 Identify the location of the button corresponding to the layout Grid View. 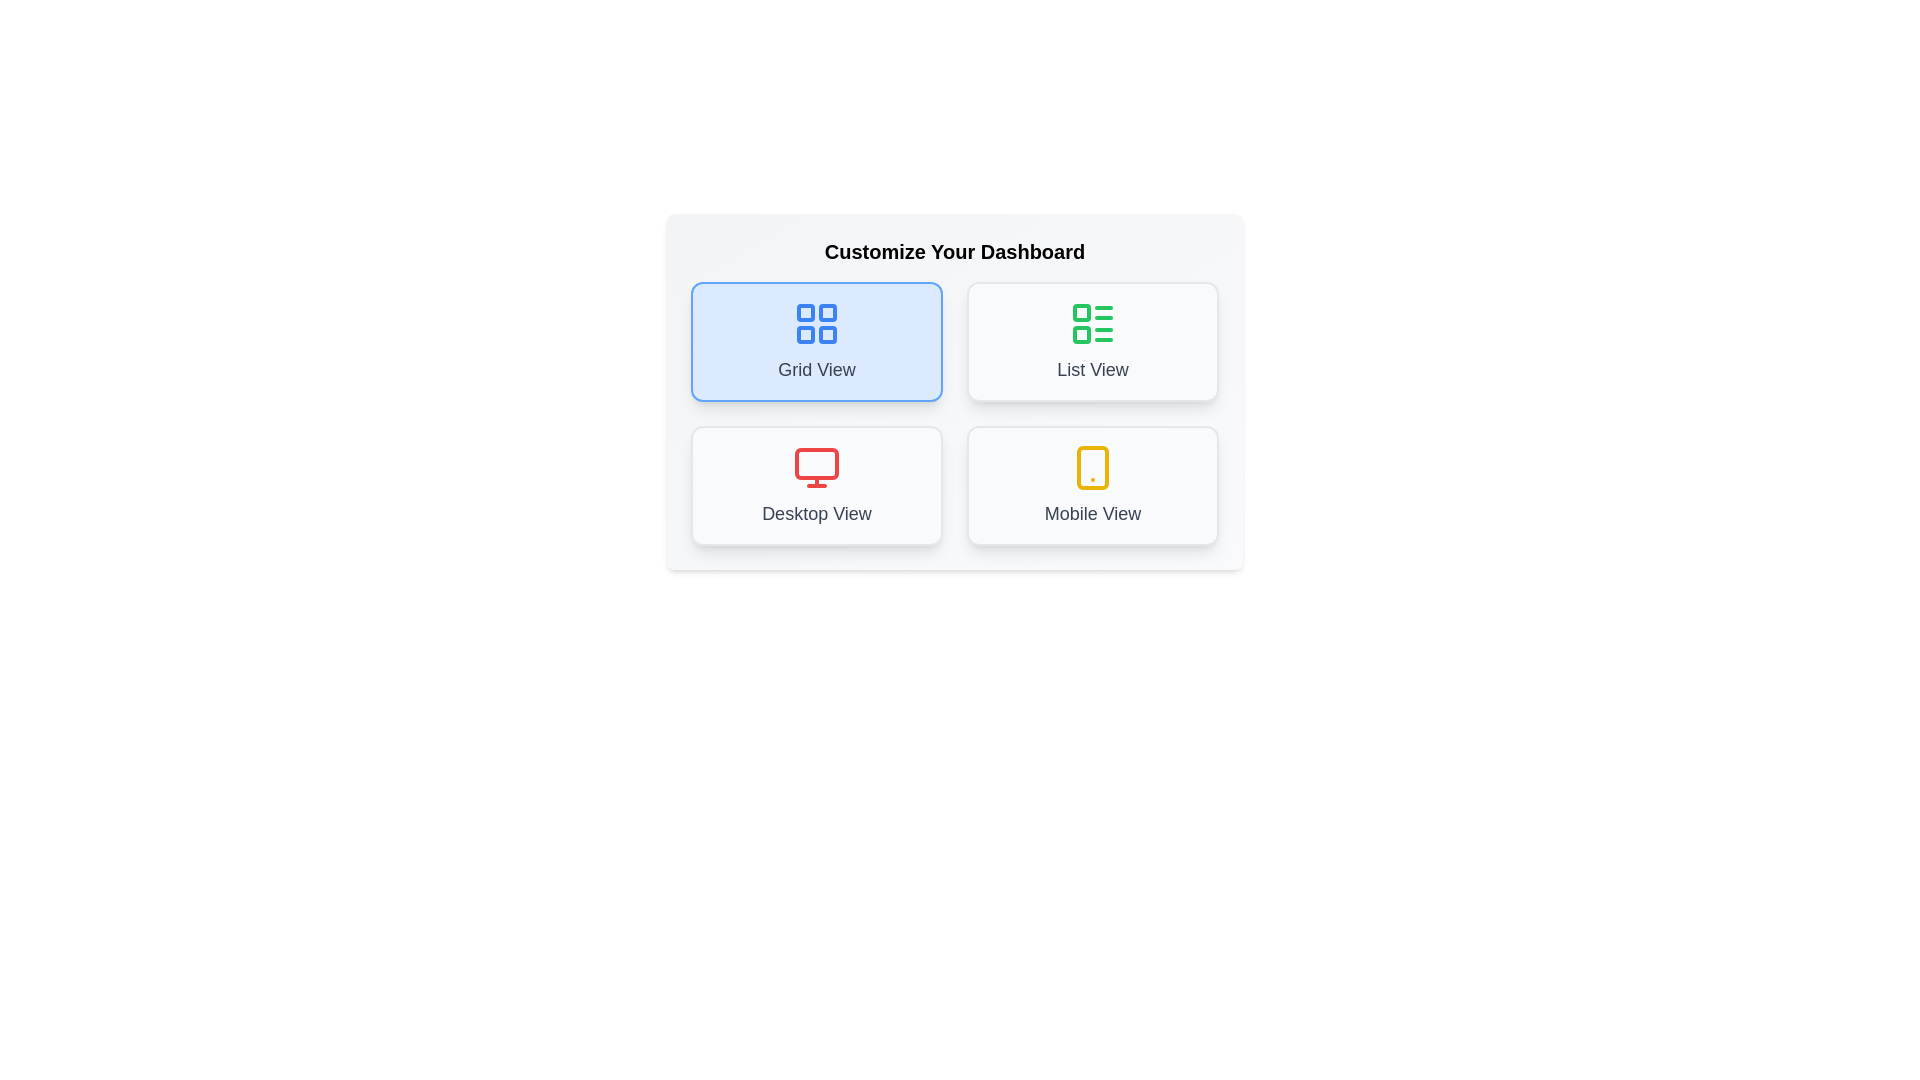
(816, 341).